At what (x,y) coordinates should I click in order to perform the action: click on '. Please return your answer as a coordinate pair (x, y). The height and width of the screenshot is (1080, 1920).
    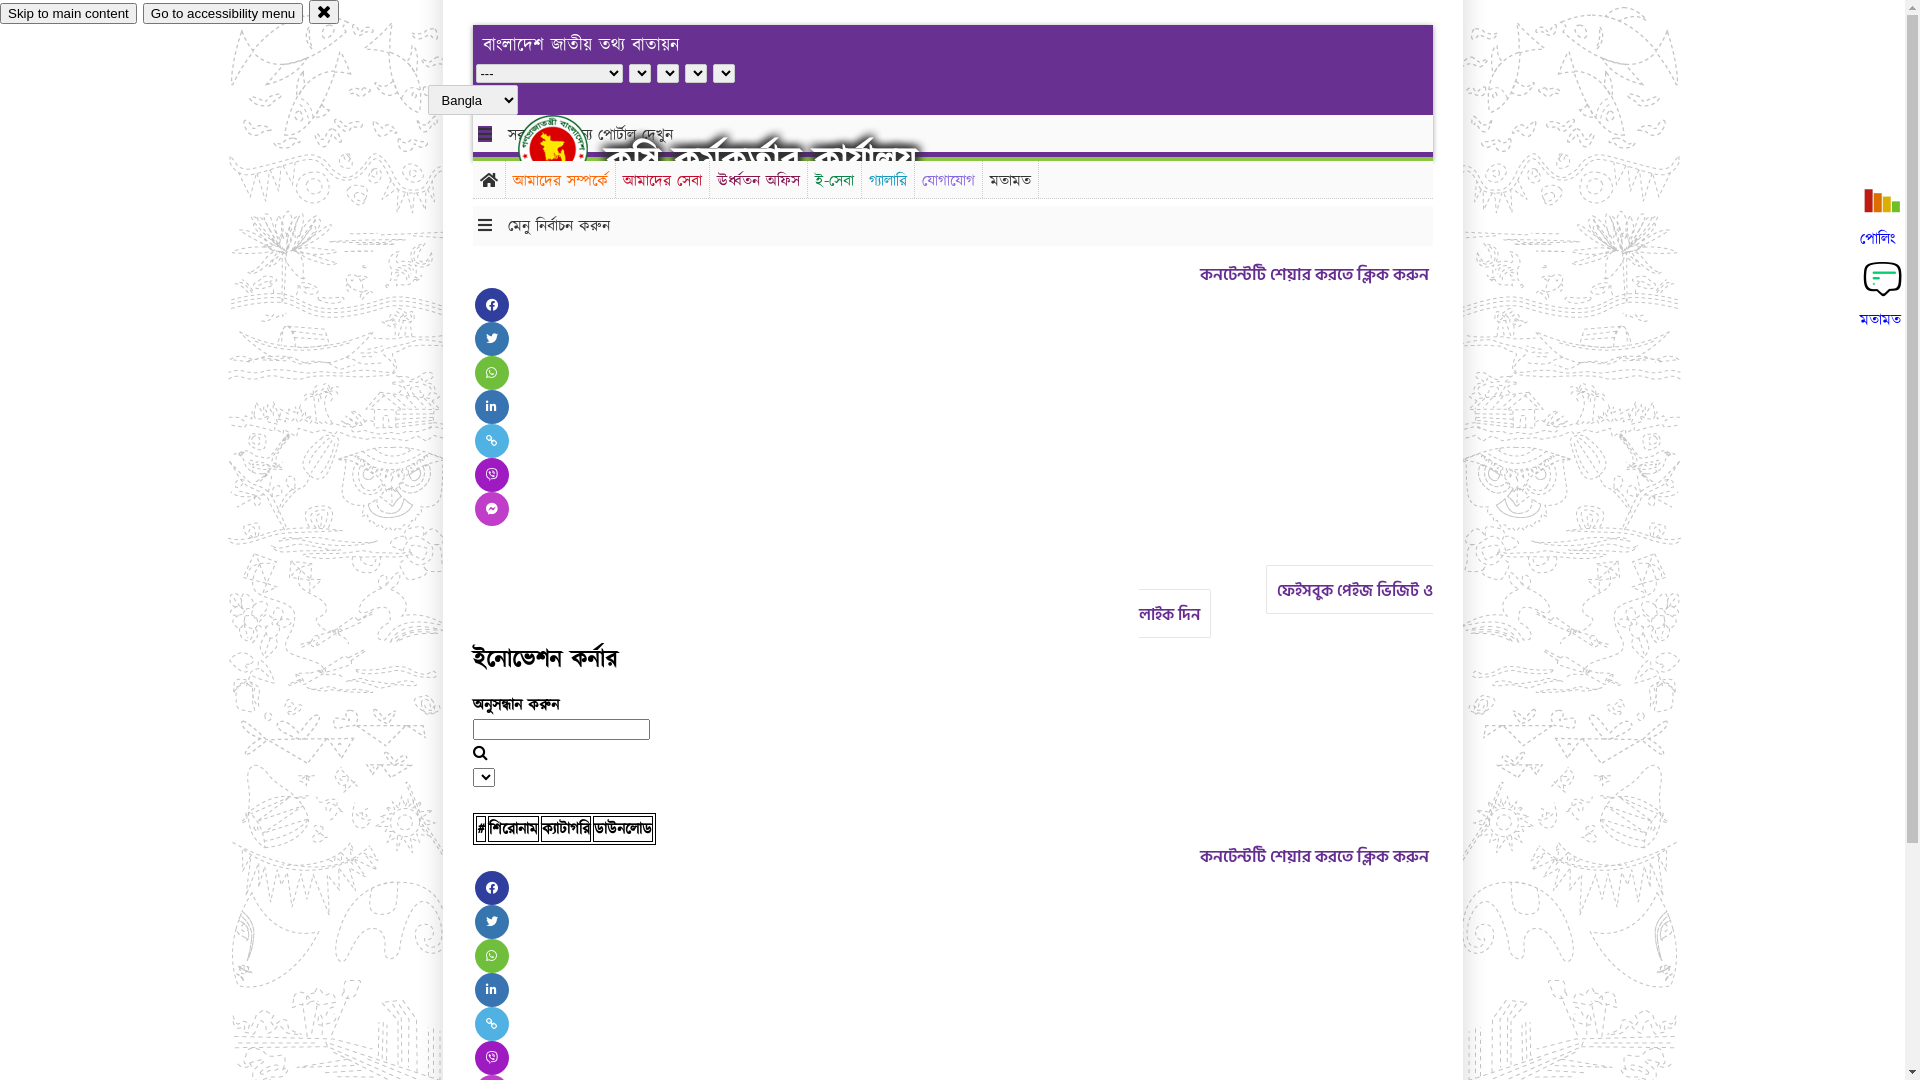
    Looking at the image, I should click on (569, 148).